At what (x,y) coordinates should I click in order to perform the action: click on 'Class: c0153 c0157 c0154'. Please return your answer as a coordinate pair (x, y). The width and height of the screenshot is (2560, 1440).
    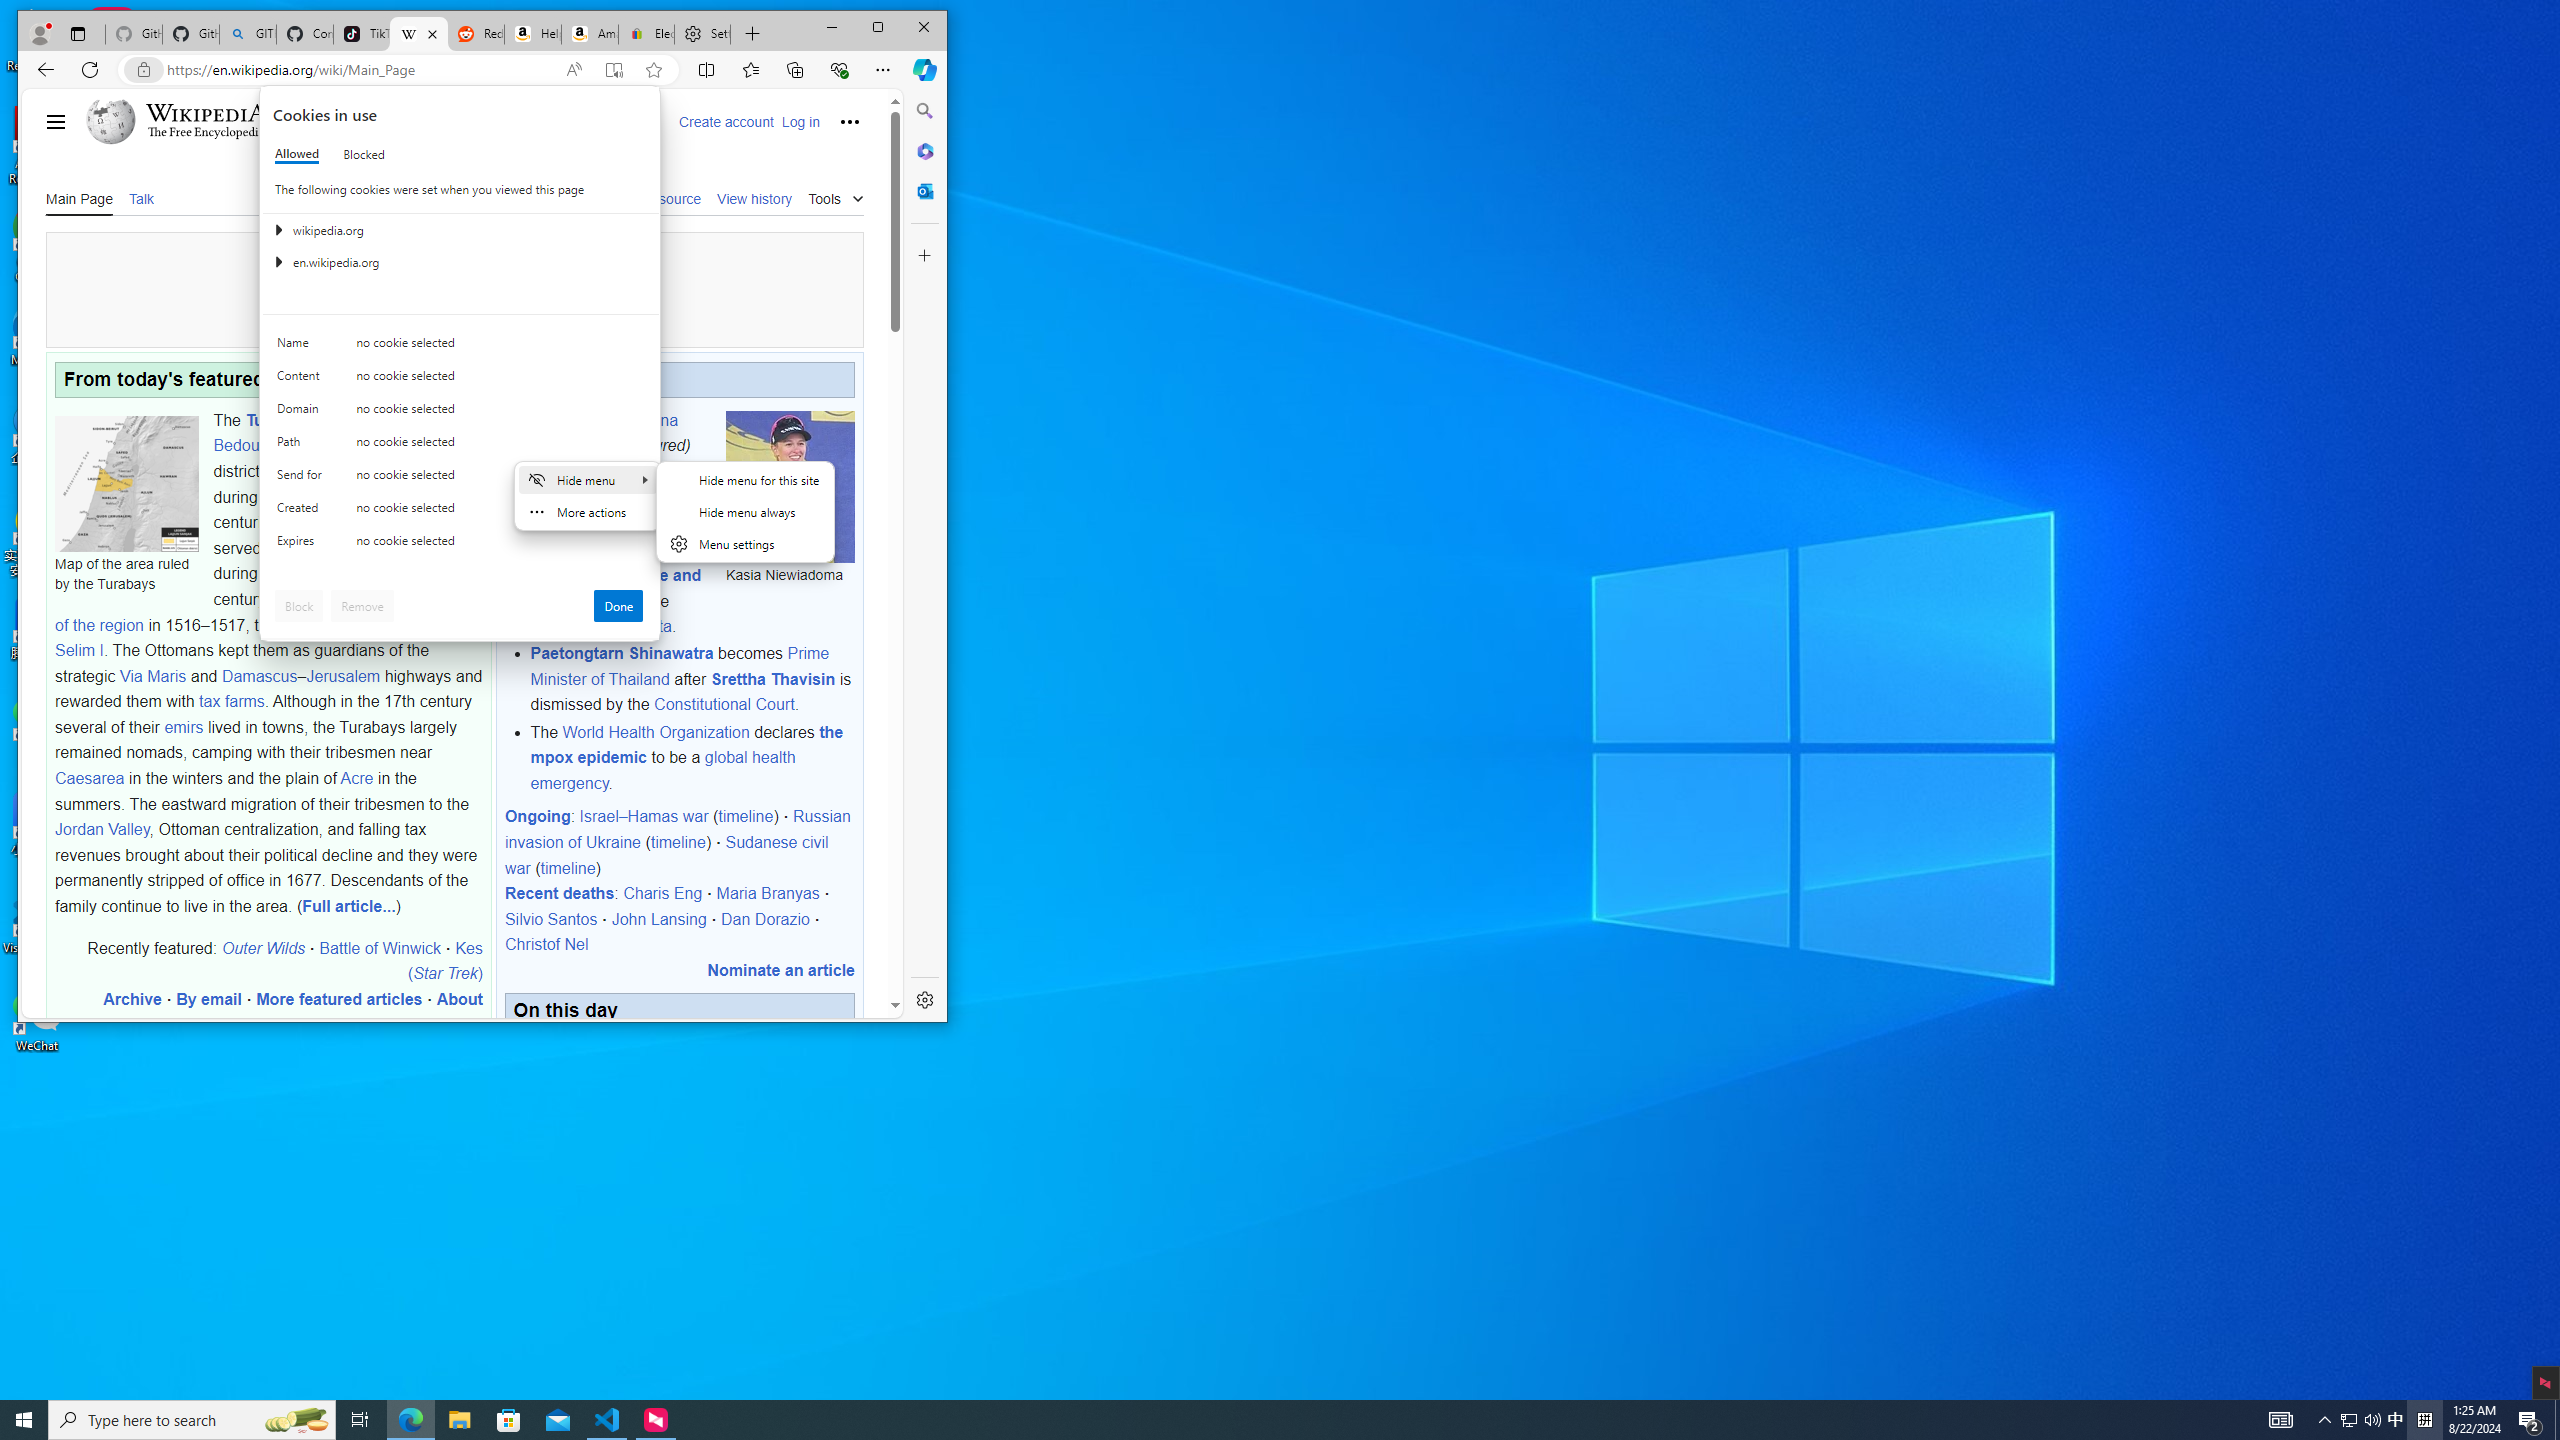
    Looking at the image, I should click on (460, 346).